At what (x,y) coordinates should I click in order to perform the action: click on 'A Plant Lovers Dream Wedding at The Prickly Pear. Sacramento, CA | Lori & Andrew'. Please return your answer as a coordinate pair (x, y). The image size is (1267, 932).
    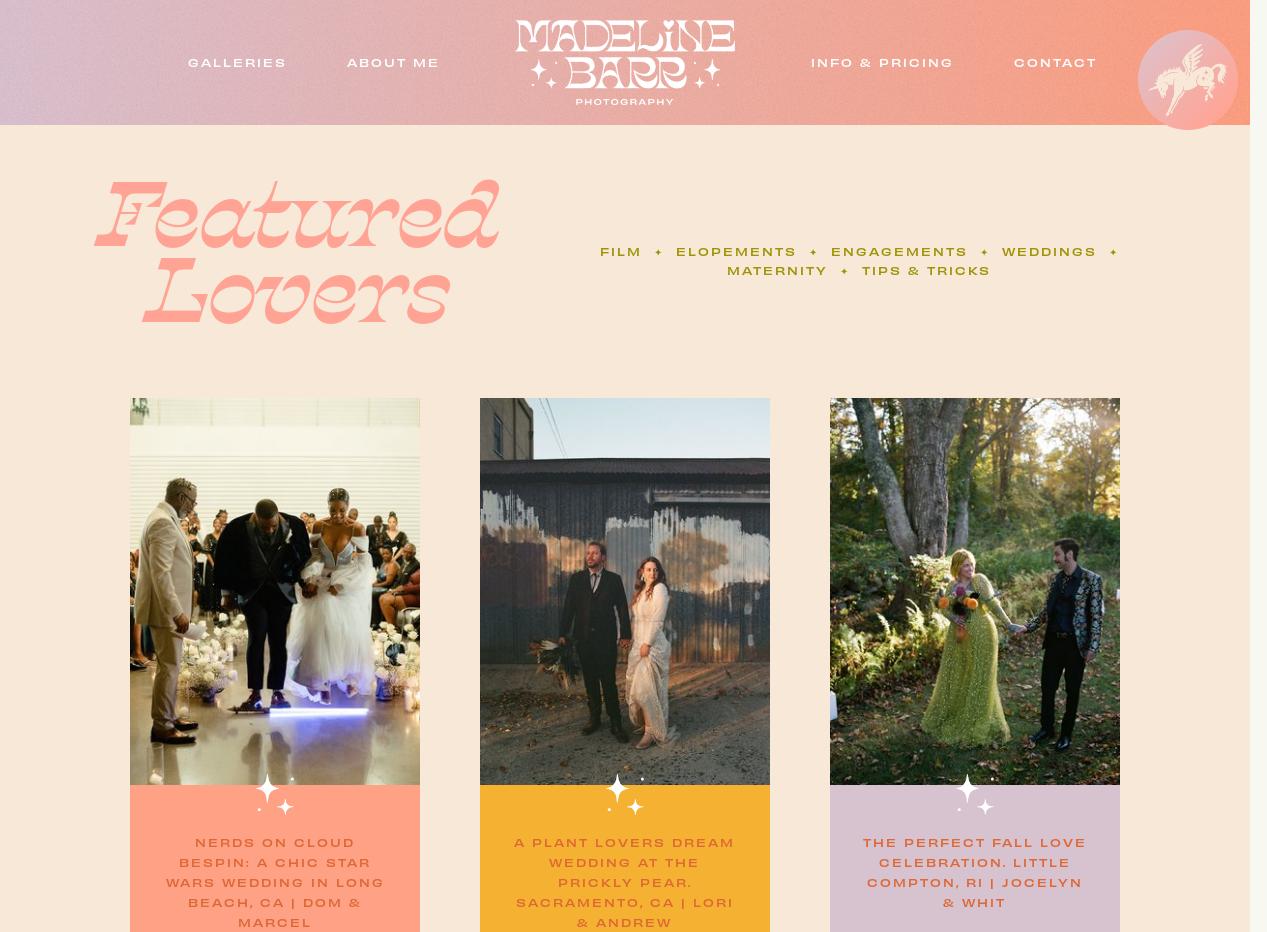
    Looking at the image, I should click on (623, 882).